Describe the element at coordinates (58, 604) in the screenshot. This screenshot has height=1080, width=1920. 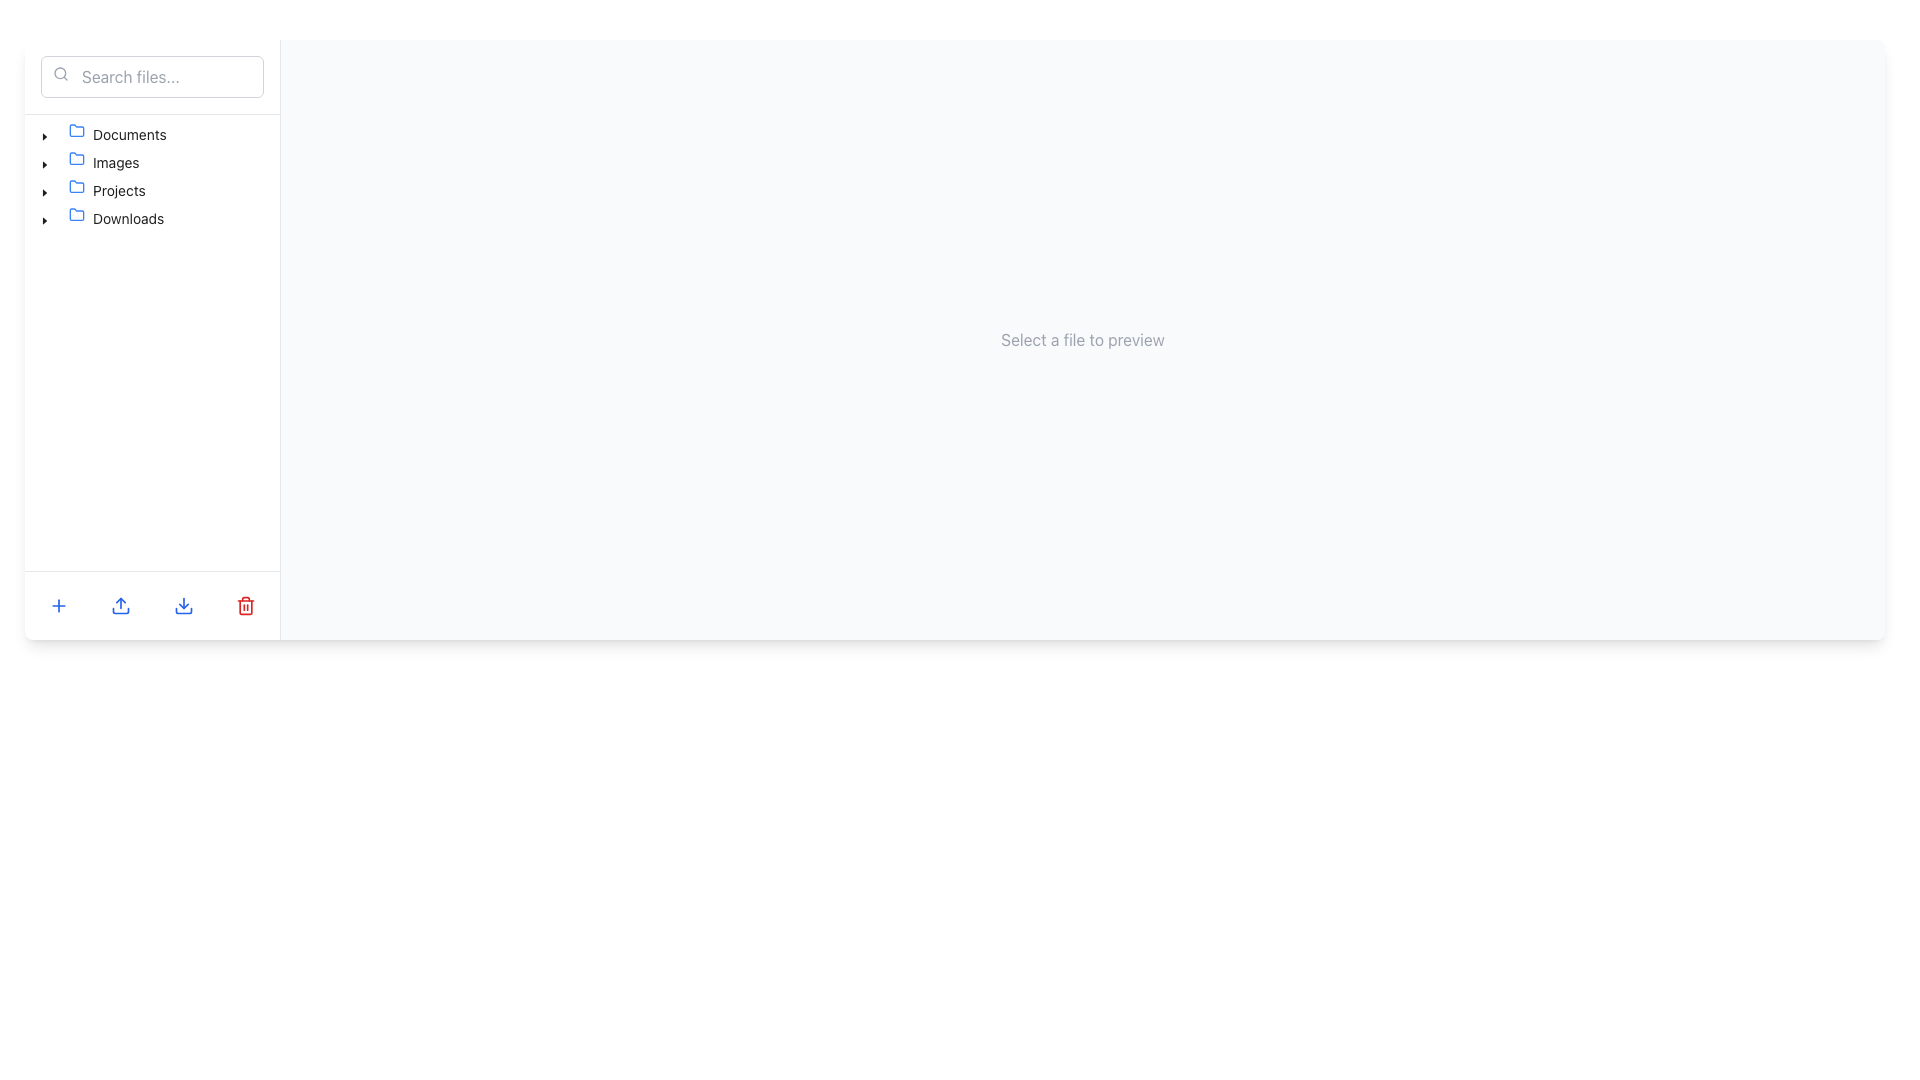
I see `the first square button with a blue plus icon located at the bottom-left corner of the viewport` at that location.